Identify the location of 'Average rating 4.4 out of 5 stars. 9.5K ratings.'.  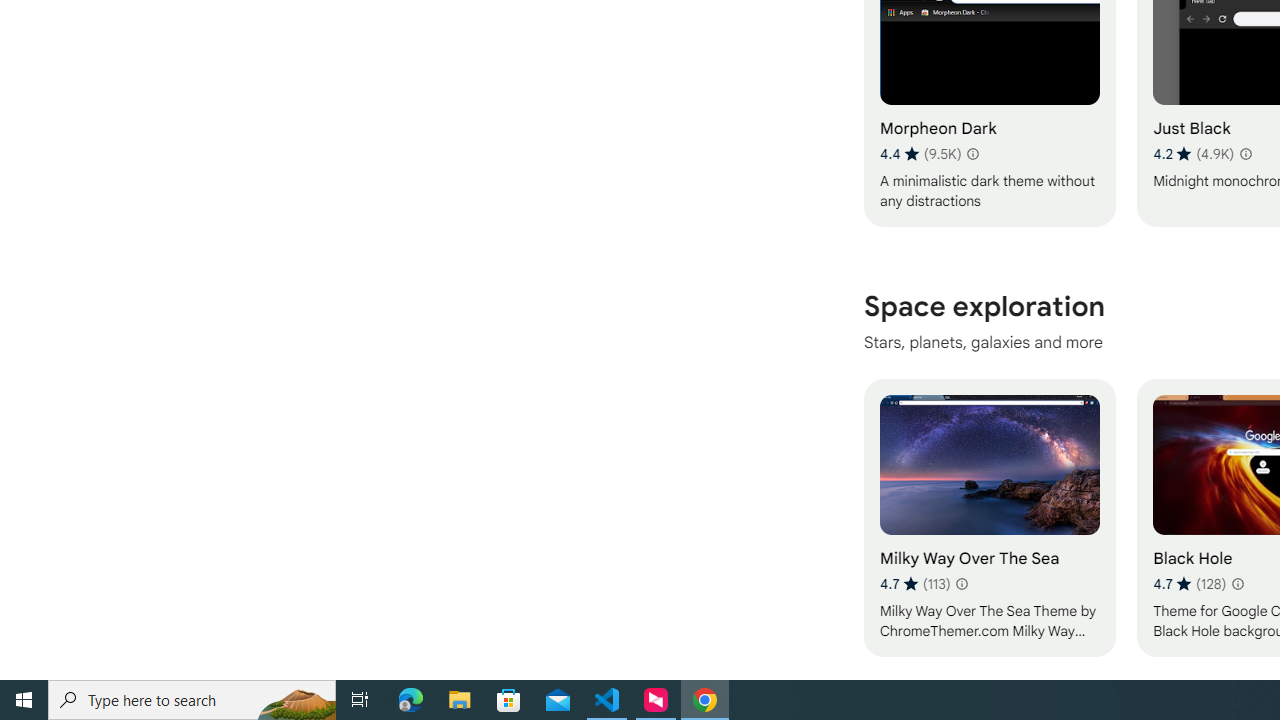
(919, 153).